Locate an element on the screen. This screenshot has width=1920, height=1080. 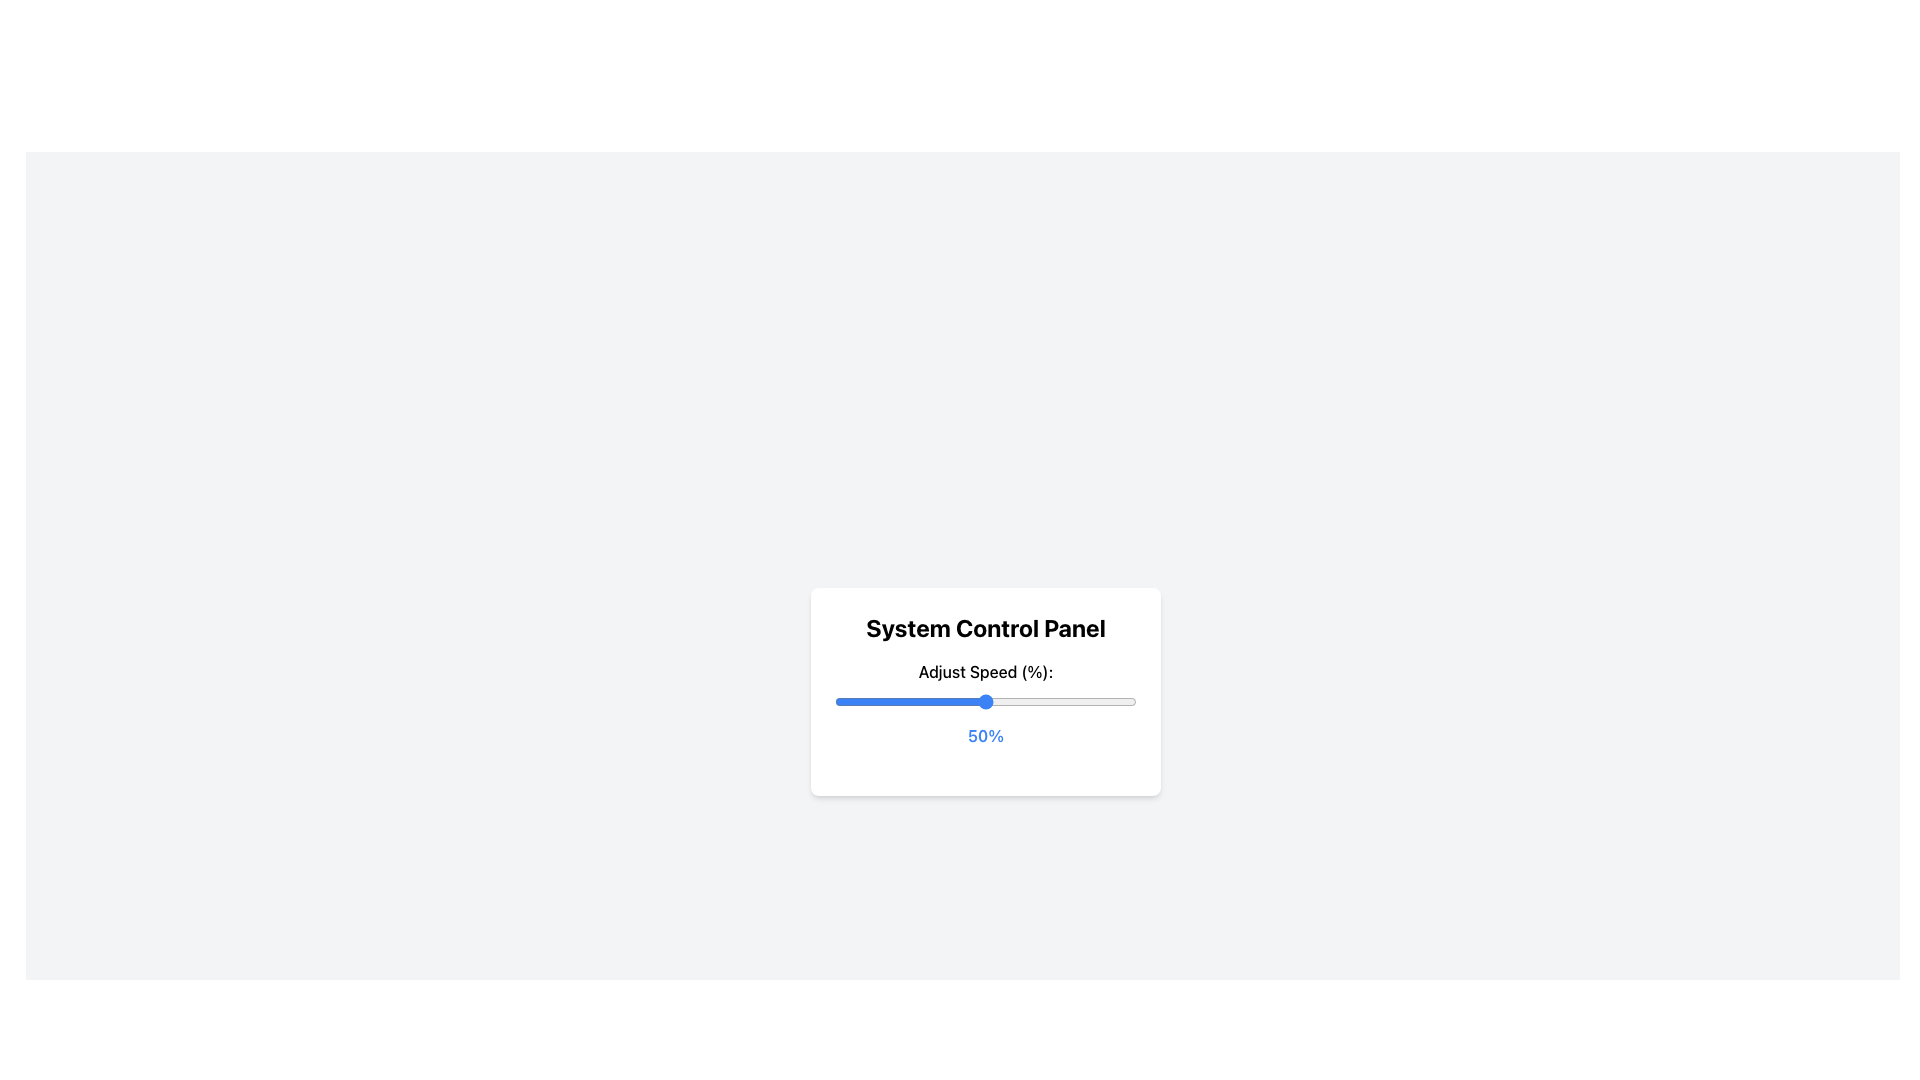
the speed is located at coordinates (1081, 701).